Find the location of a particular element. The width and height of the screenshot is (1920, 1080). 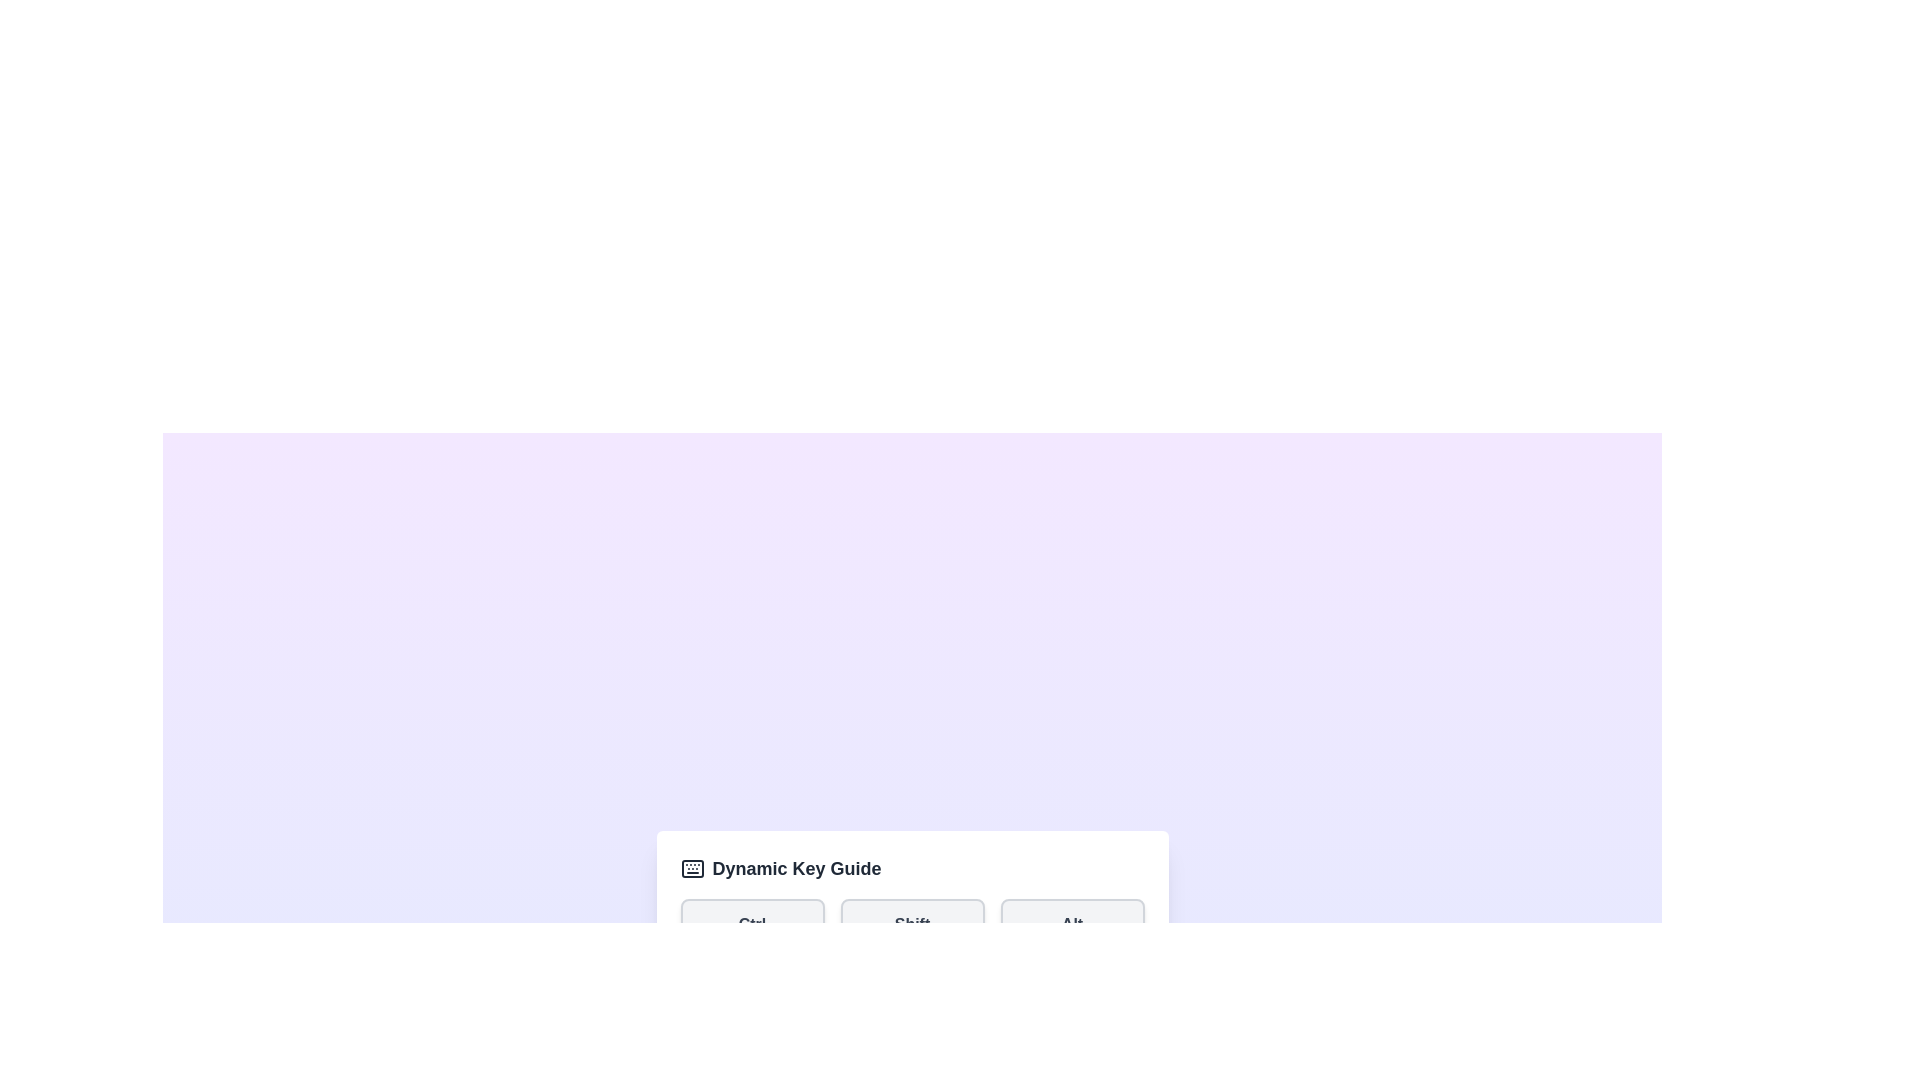

the 'Ctrl' button located in the top-left cell of the grid, under the label 'Dynamic Key Guide' is located at coordinates (751, 925).